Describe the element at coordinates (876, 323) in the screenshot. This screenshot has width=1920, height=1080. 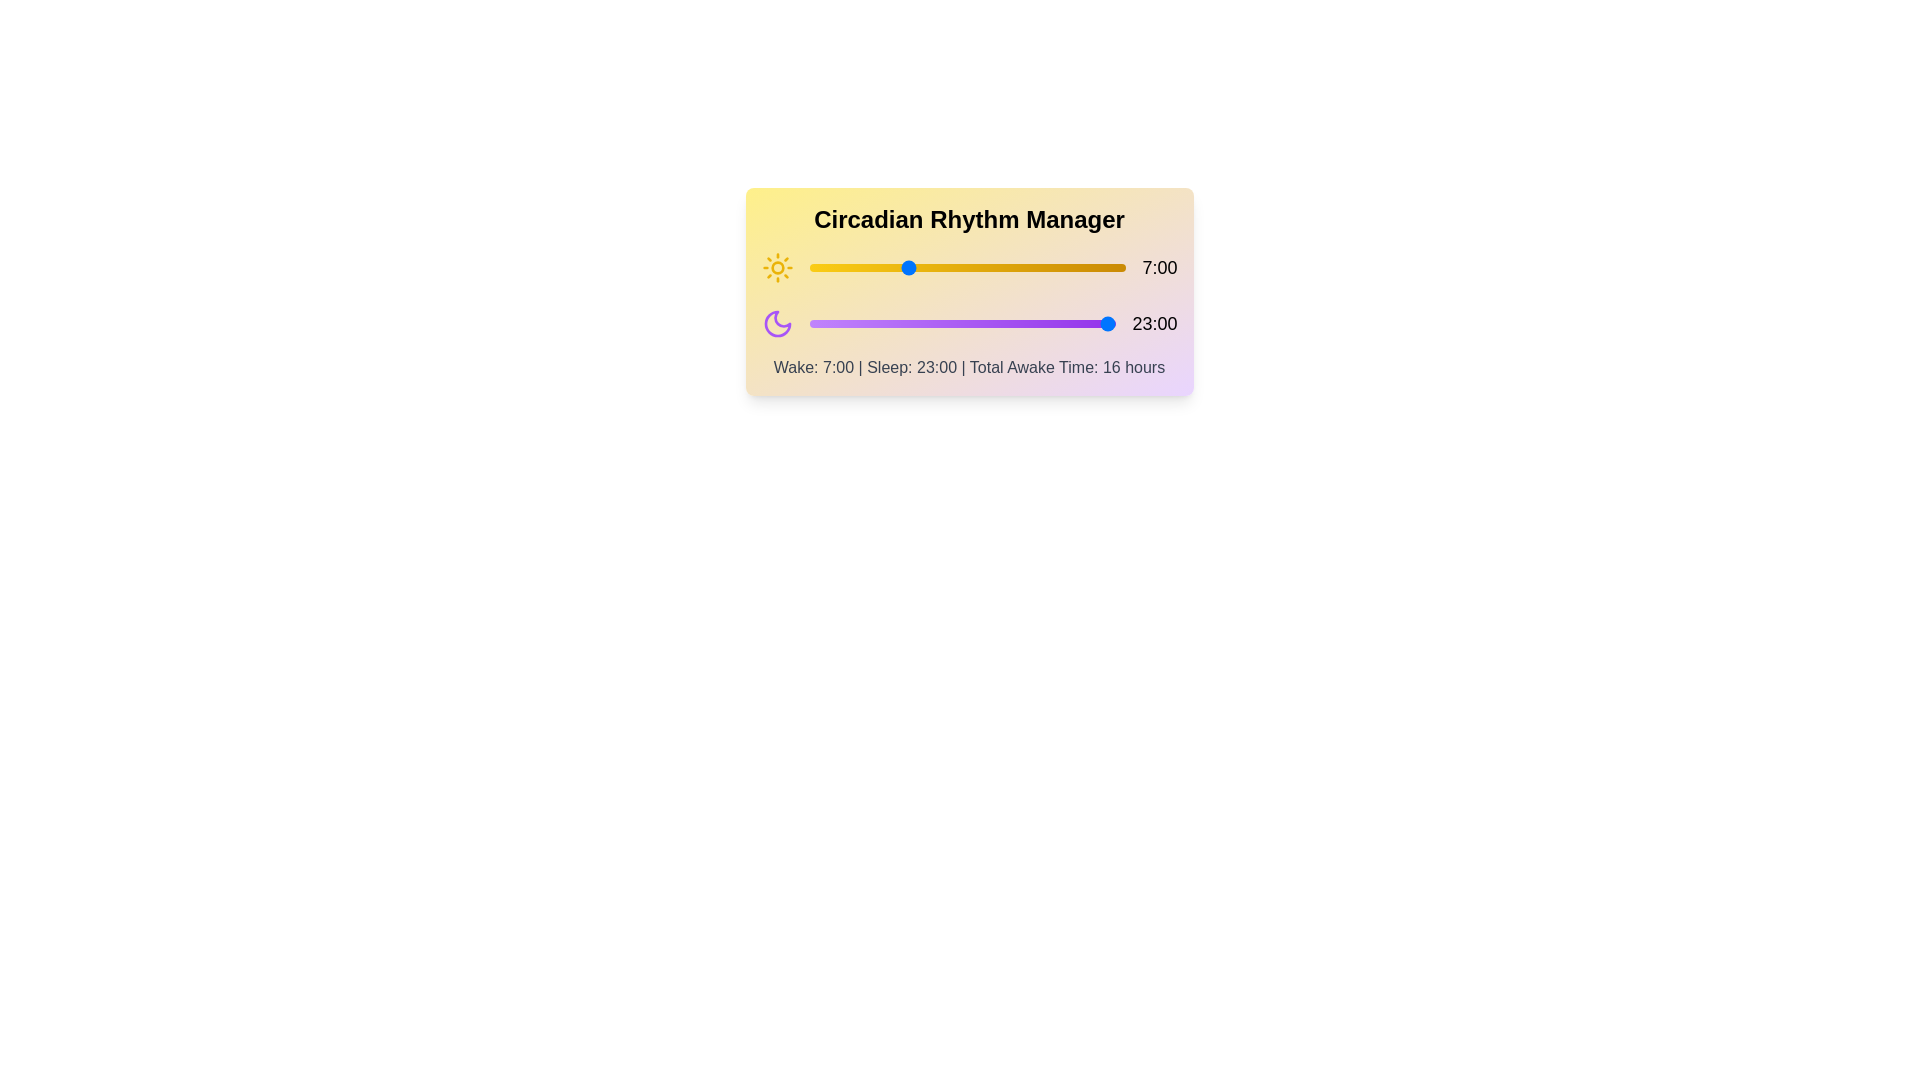
I see `the sleep hour slider to 5` at that location.